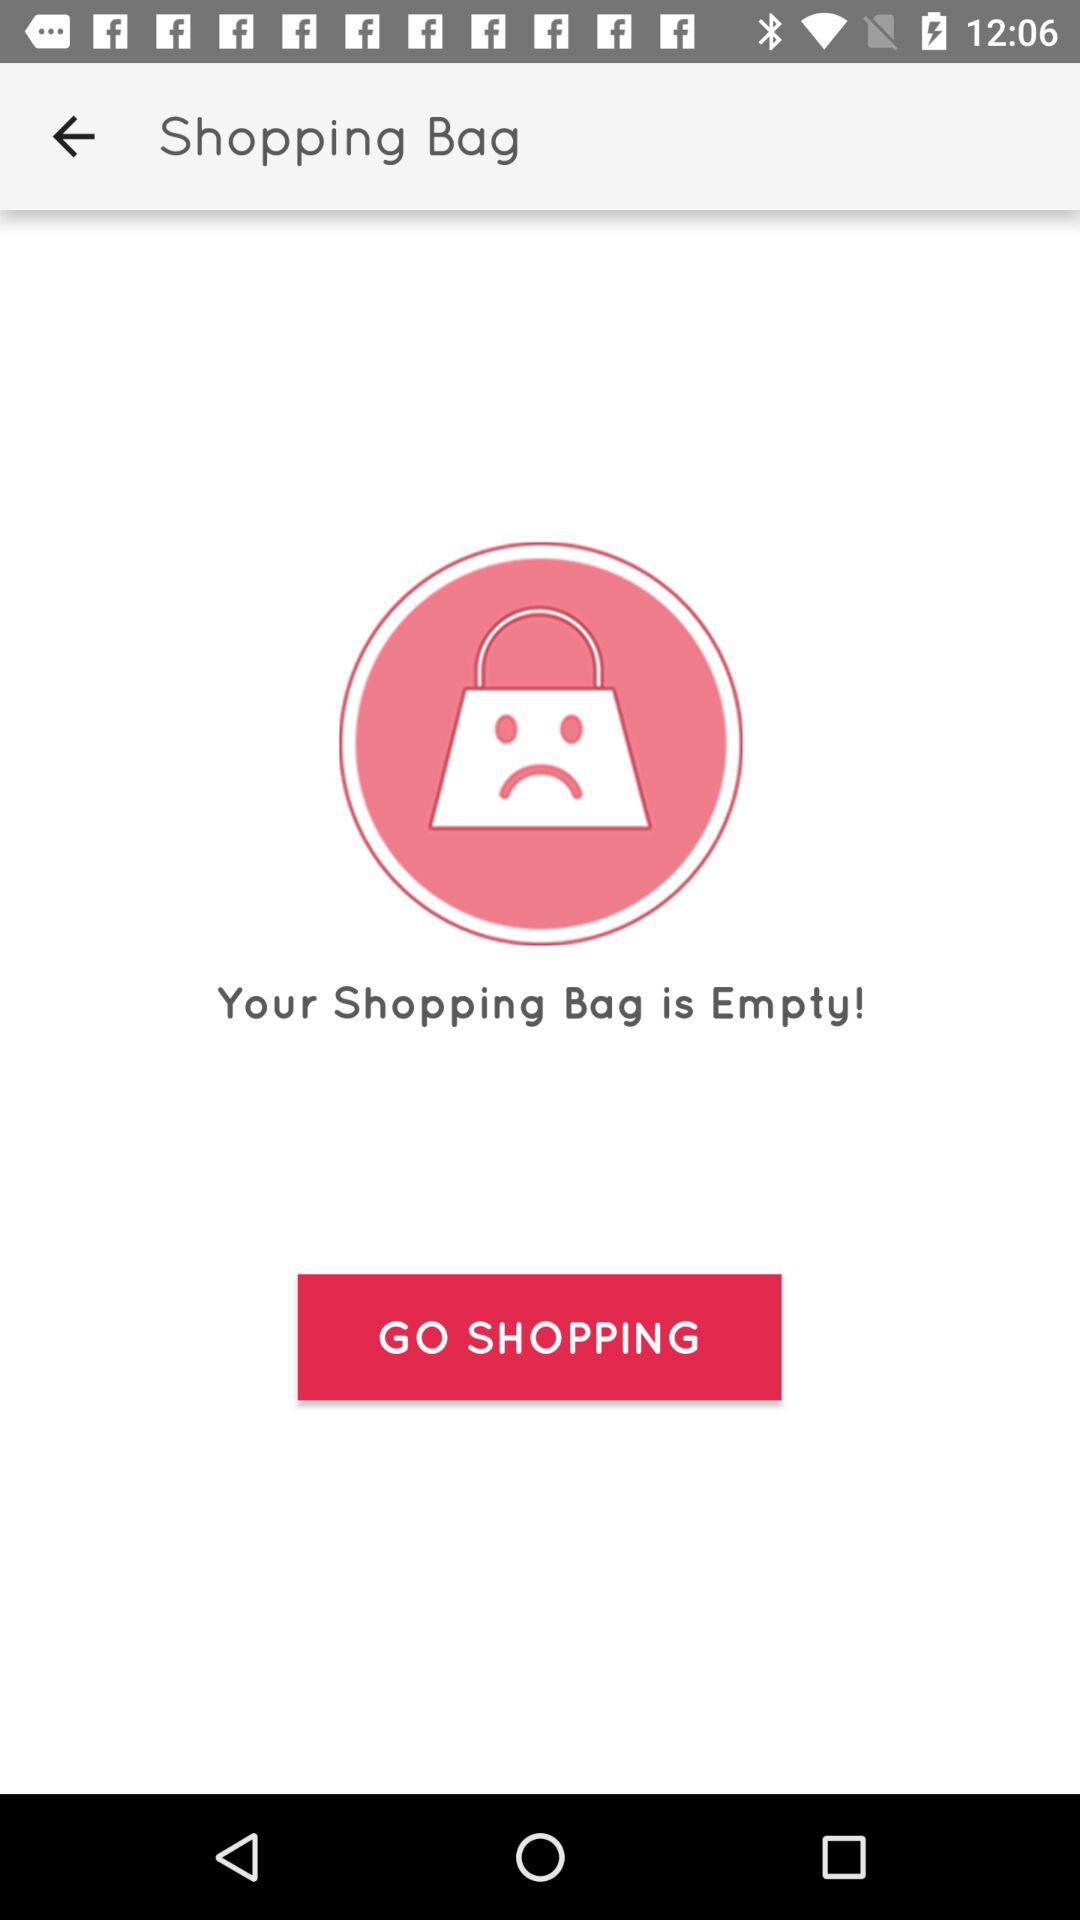 The height and width of the screenshot is (1920, 1080). I want to click on the icon next to the shopping bag, so click(72, 135).